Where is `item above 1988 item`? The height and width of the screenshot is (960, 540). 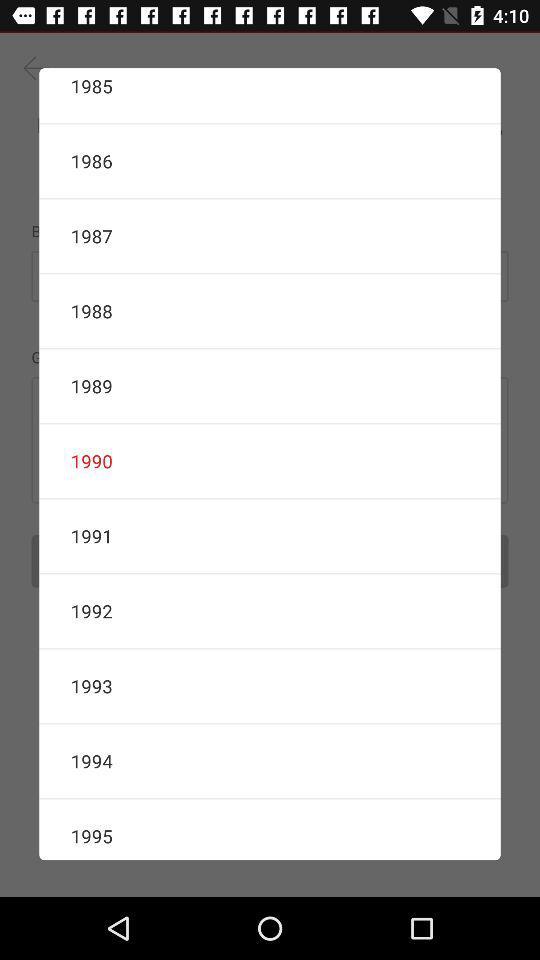
item above 1988 item is located at coordinates (270, 236).